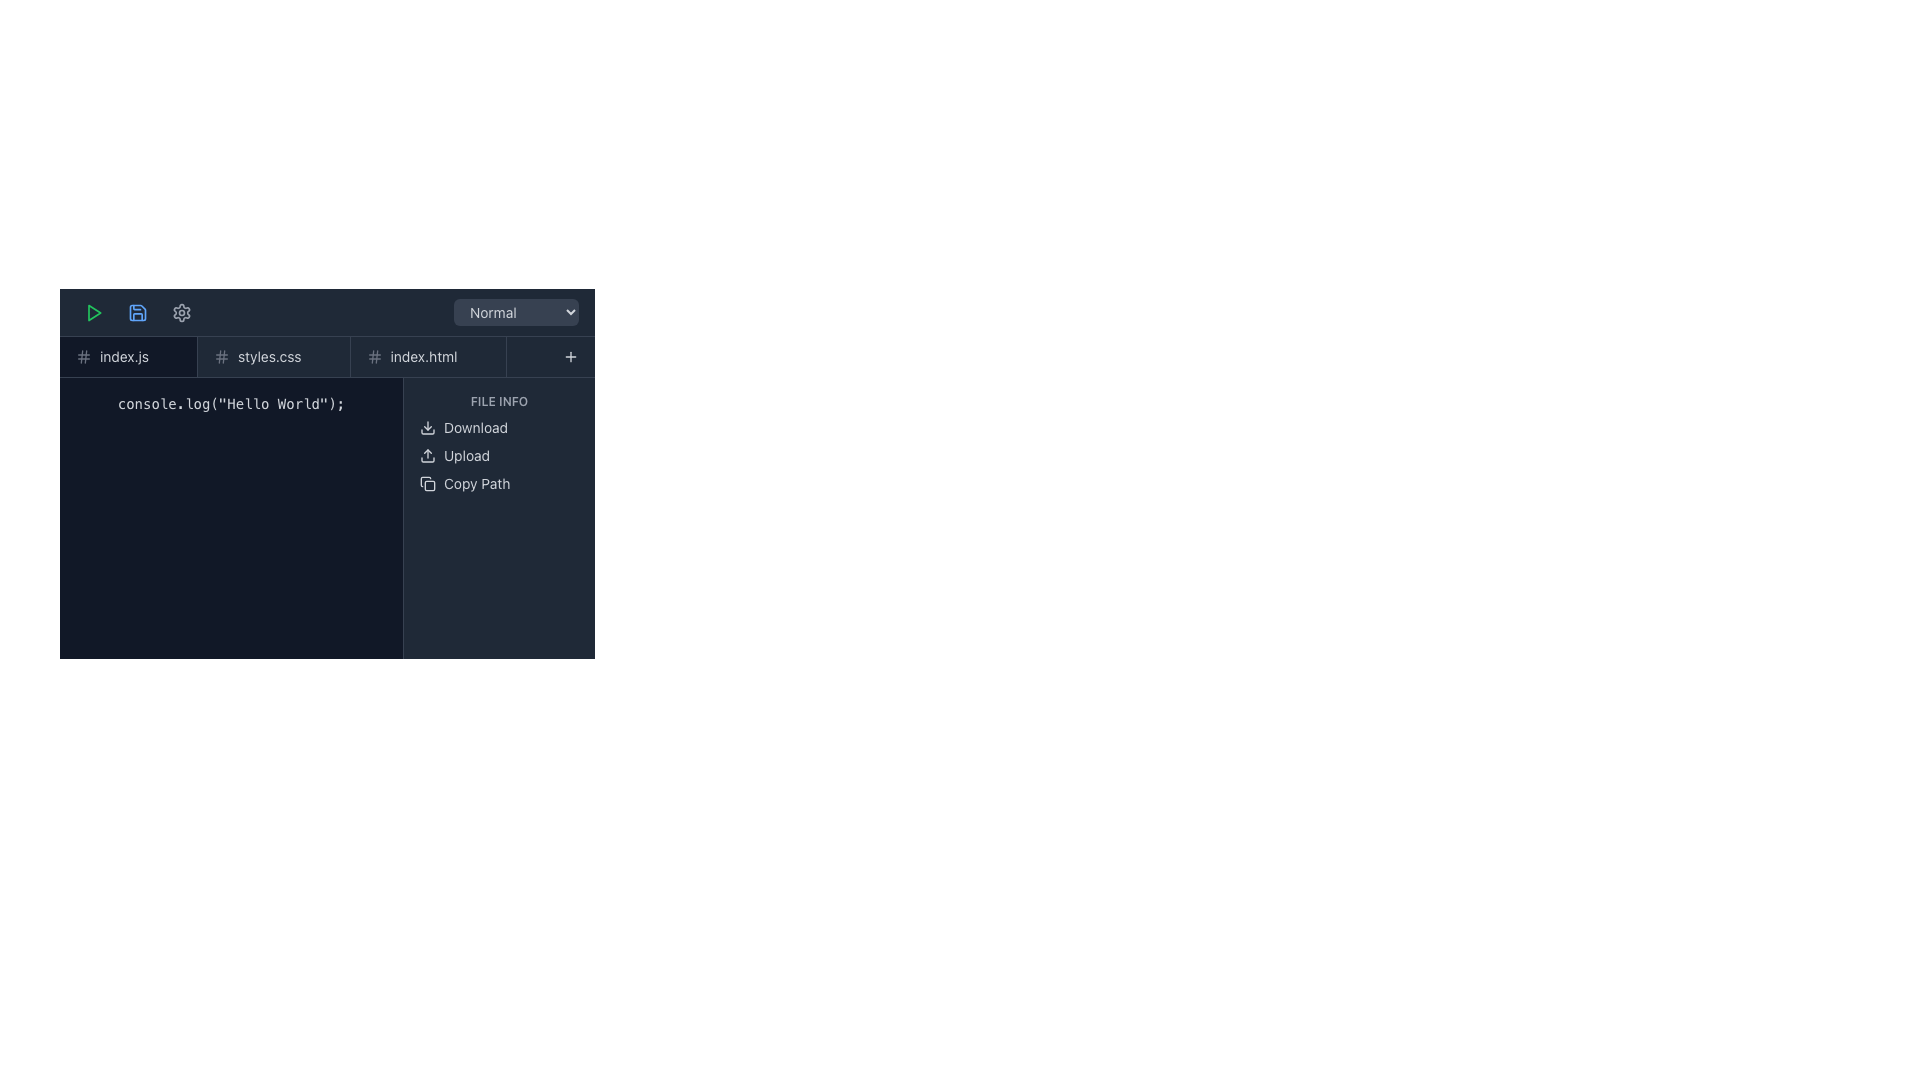 The image size is (1920, 1080). Describe the element at coordinates (93, 312) in the screenshot. I see `the play button located in the top left corner of its section` at that location.